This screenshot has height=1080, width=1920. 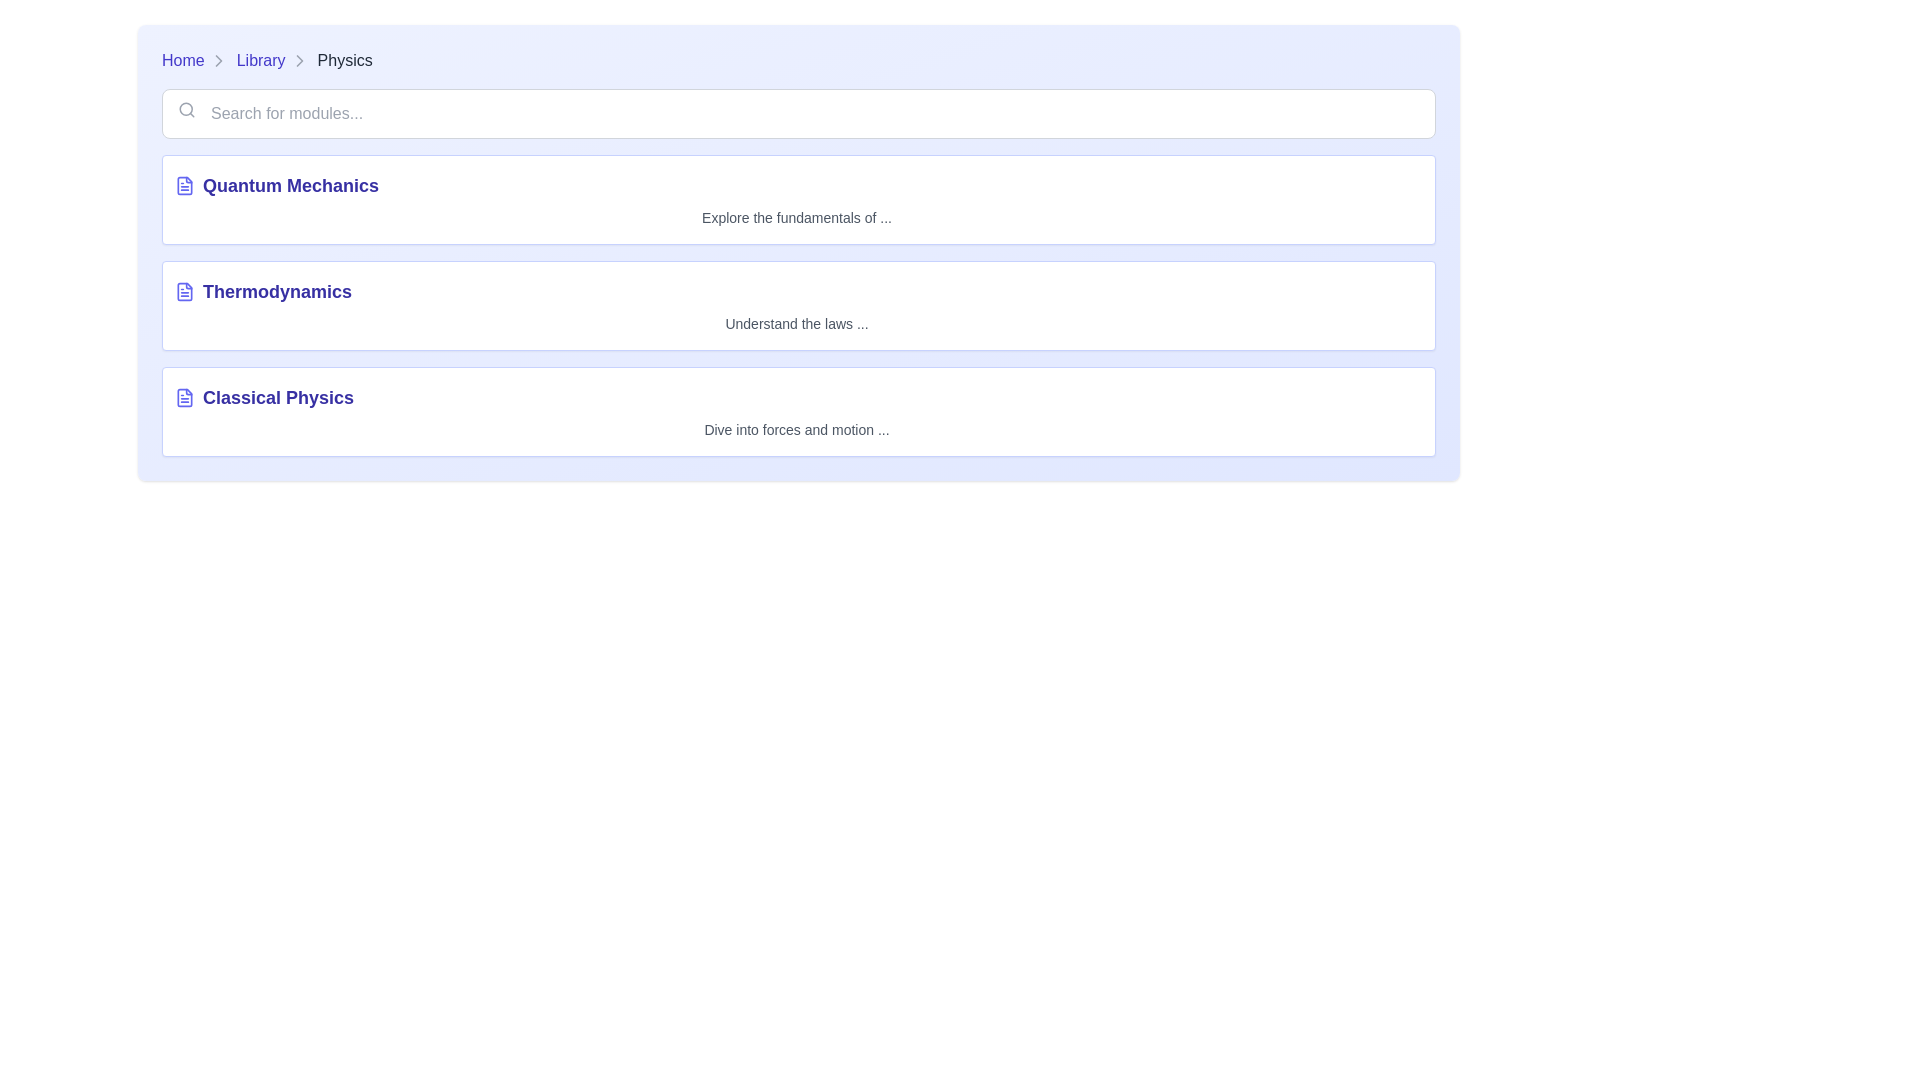 What do you see at coordinates (298, 60) in the screenshot?
I see `the icon that visually represents the connection between 'Library' and 'Physics' in the top navigation bar` at bounding box center [298, 60].